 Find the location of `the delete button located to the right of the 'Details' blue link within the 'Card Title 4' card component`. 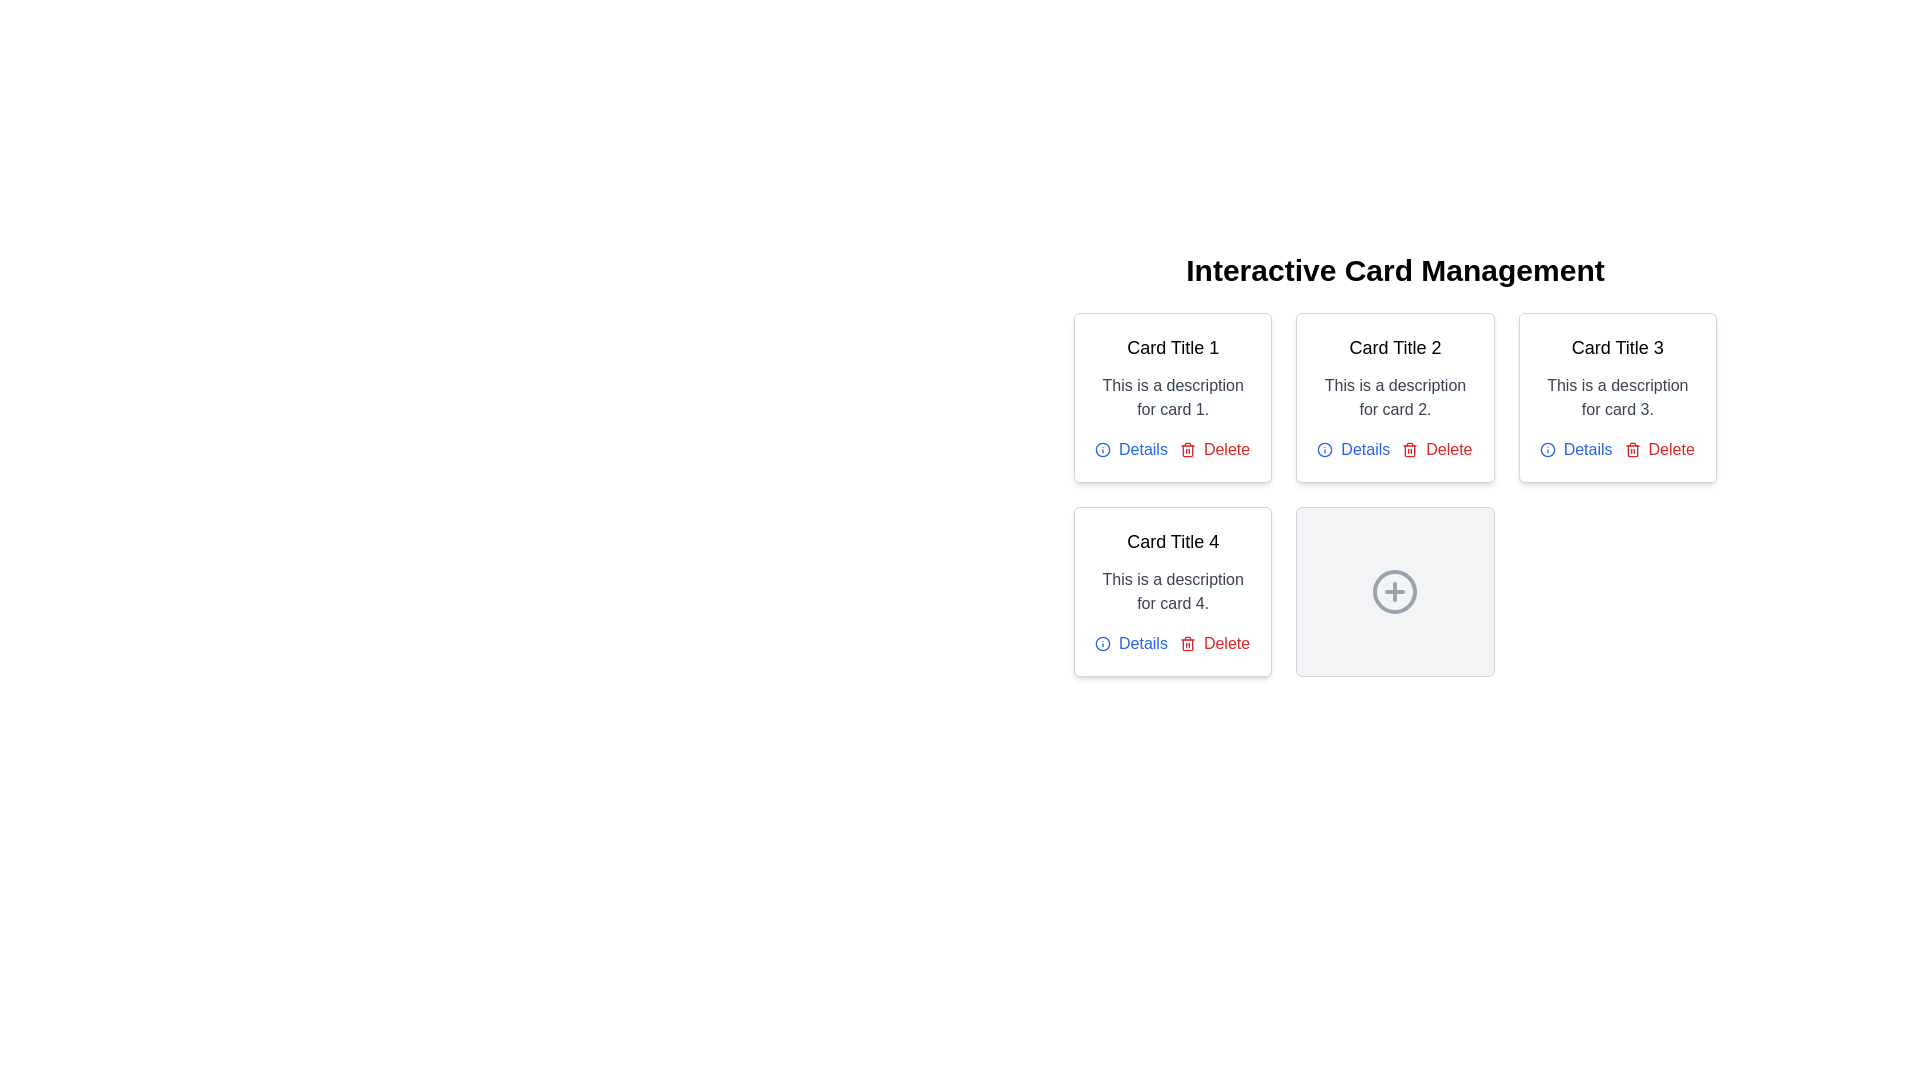

the delete button located to the right of the 'Details' blue link within the 'Card Title 4' card component is located at coordinates (1213, 644).